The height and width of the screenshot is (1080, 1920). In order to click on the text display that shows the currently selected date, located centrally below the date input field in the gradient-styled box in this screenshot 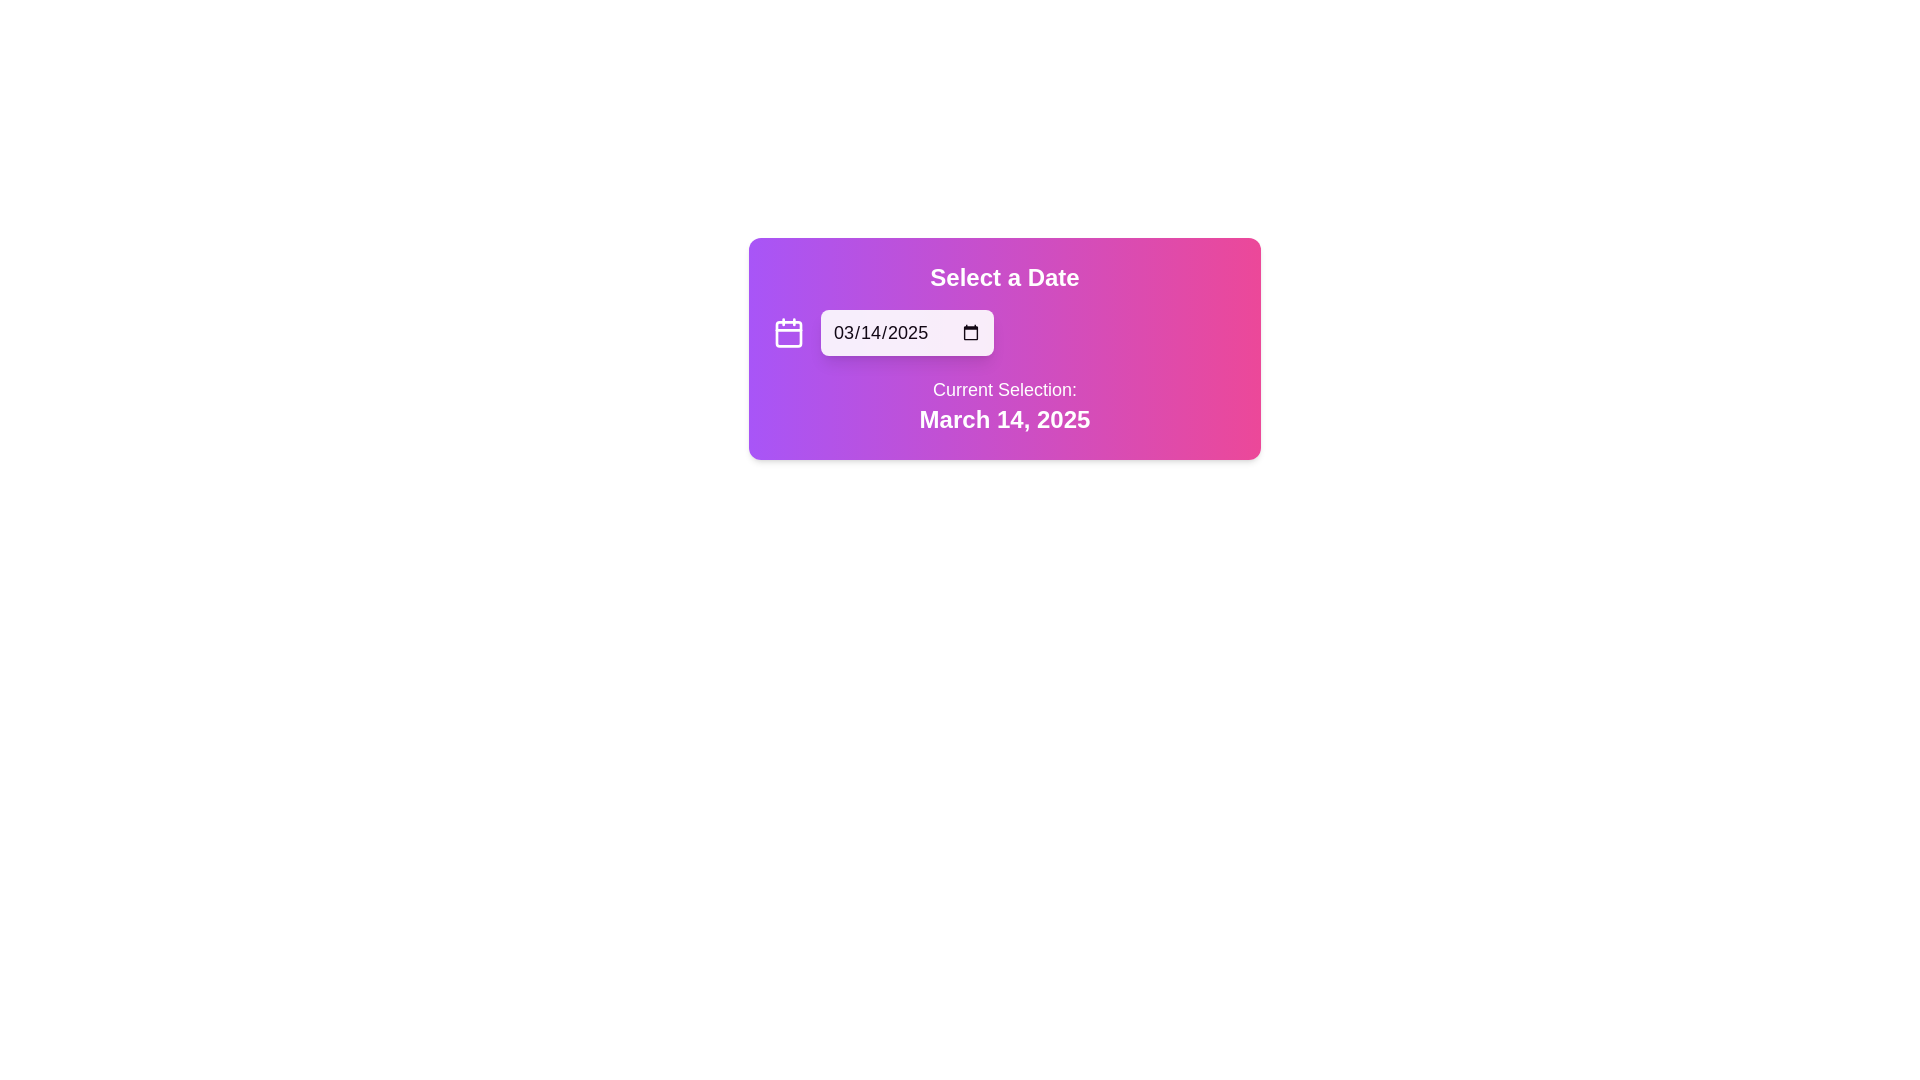, I will do `click(1004, 405)`.